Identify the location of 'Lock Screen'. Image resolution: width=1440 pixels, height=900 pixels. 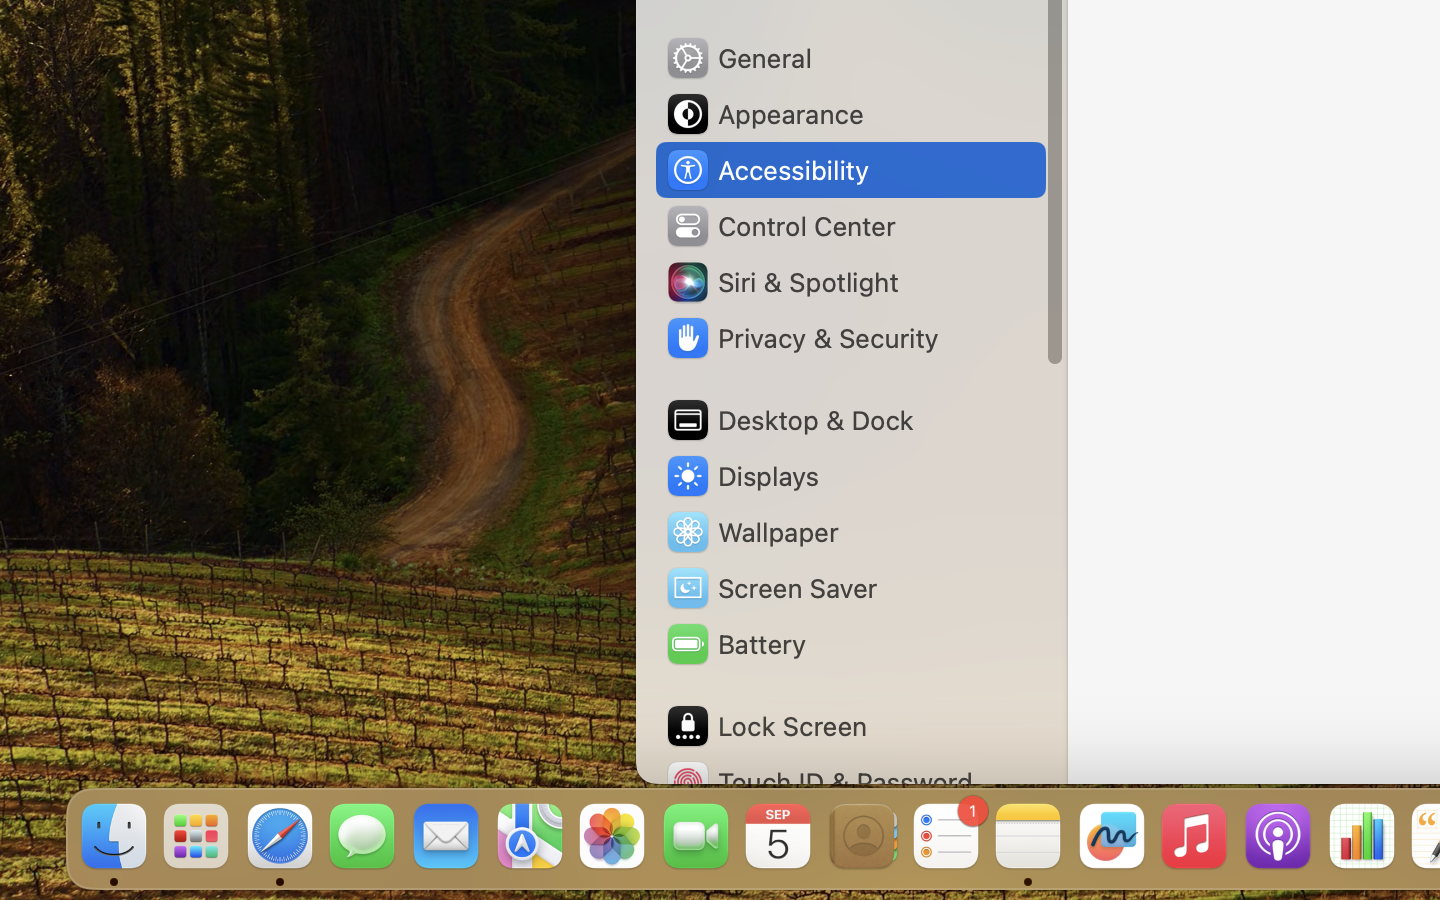
(764, 725).